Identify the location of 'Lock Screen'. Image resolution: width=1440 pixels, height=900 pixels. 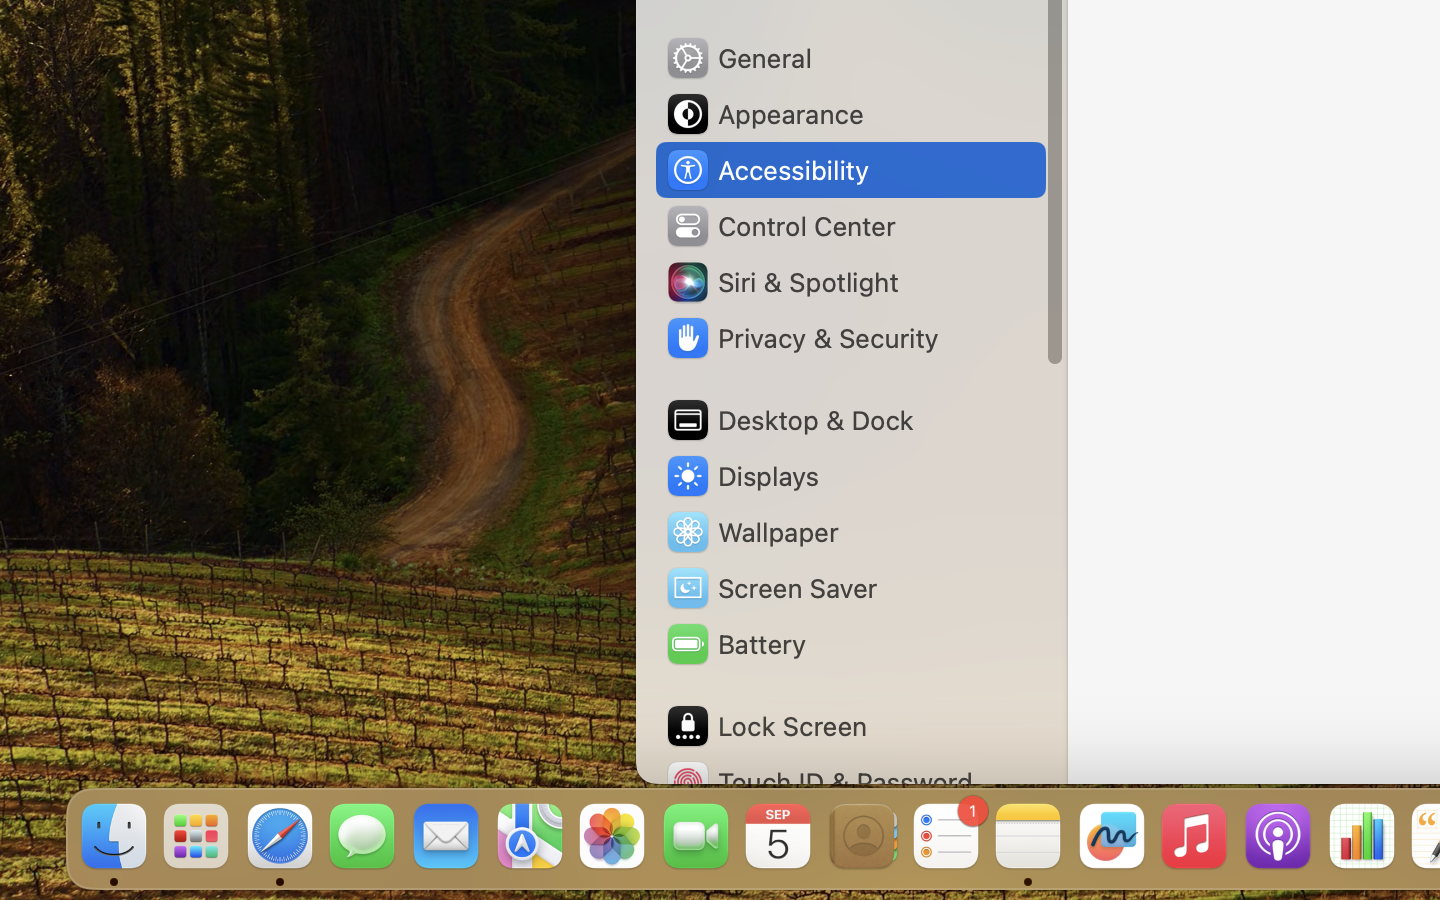
(764, 725).